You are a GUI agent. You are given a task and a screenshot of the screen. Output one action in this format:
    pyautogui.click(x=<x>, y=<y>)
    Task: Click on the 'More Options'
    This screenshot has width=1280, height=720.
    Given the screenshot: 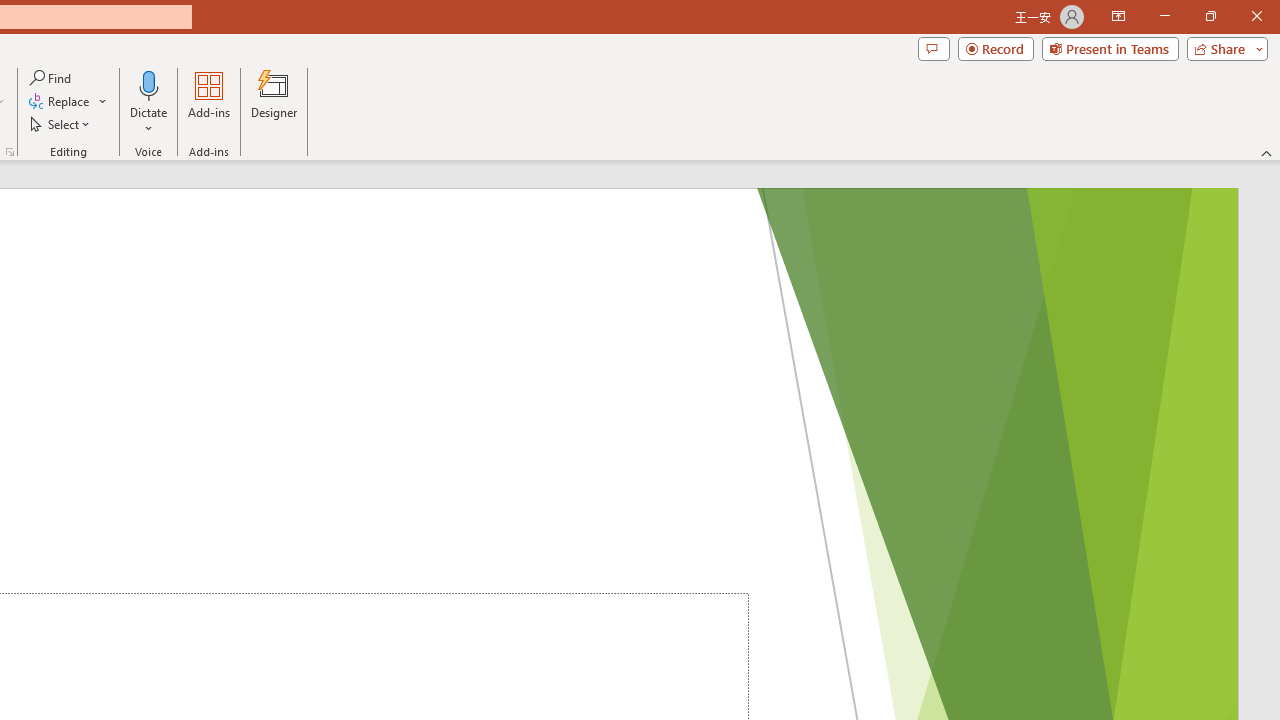 What is the action you would take?
    pyautogui.click(x=148, y=121)
    